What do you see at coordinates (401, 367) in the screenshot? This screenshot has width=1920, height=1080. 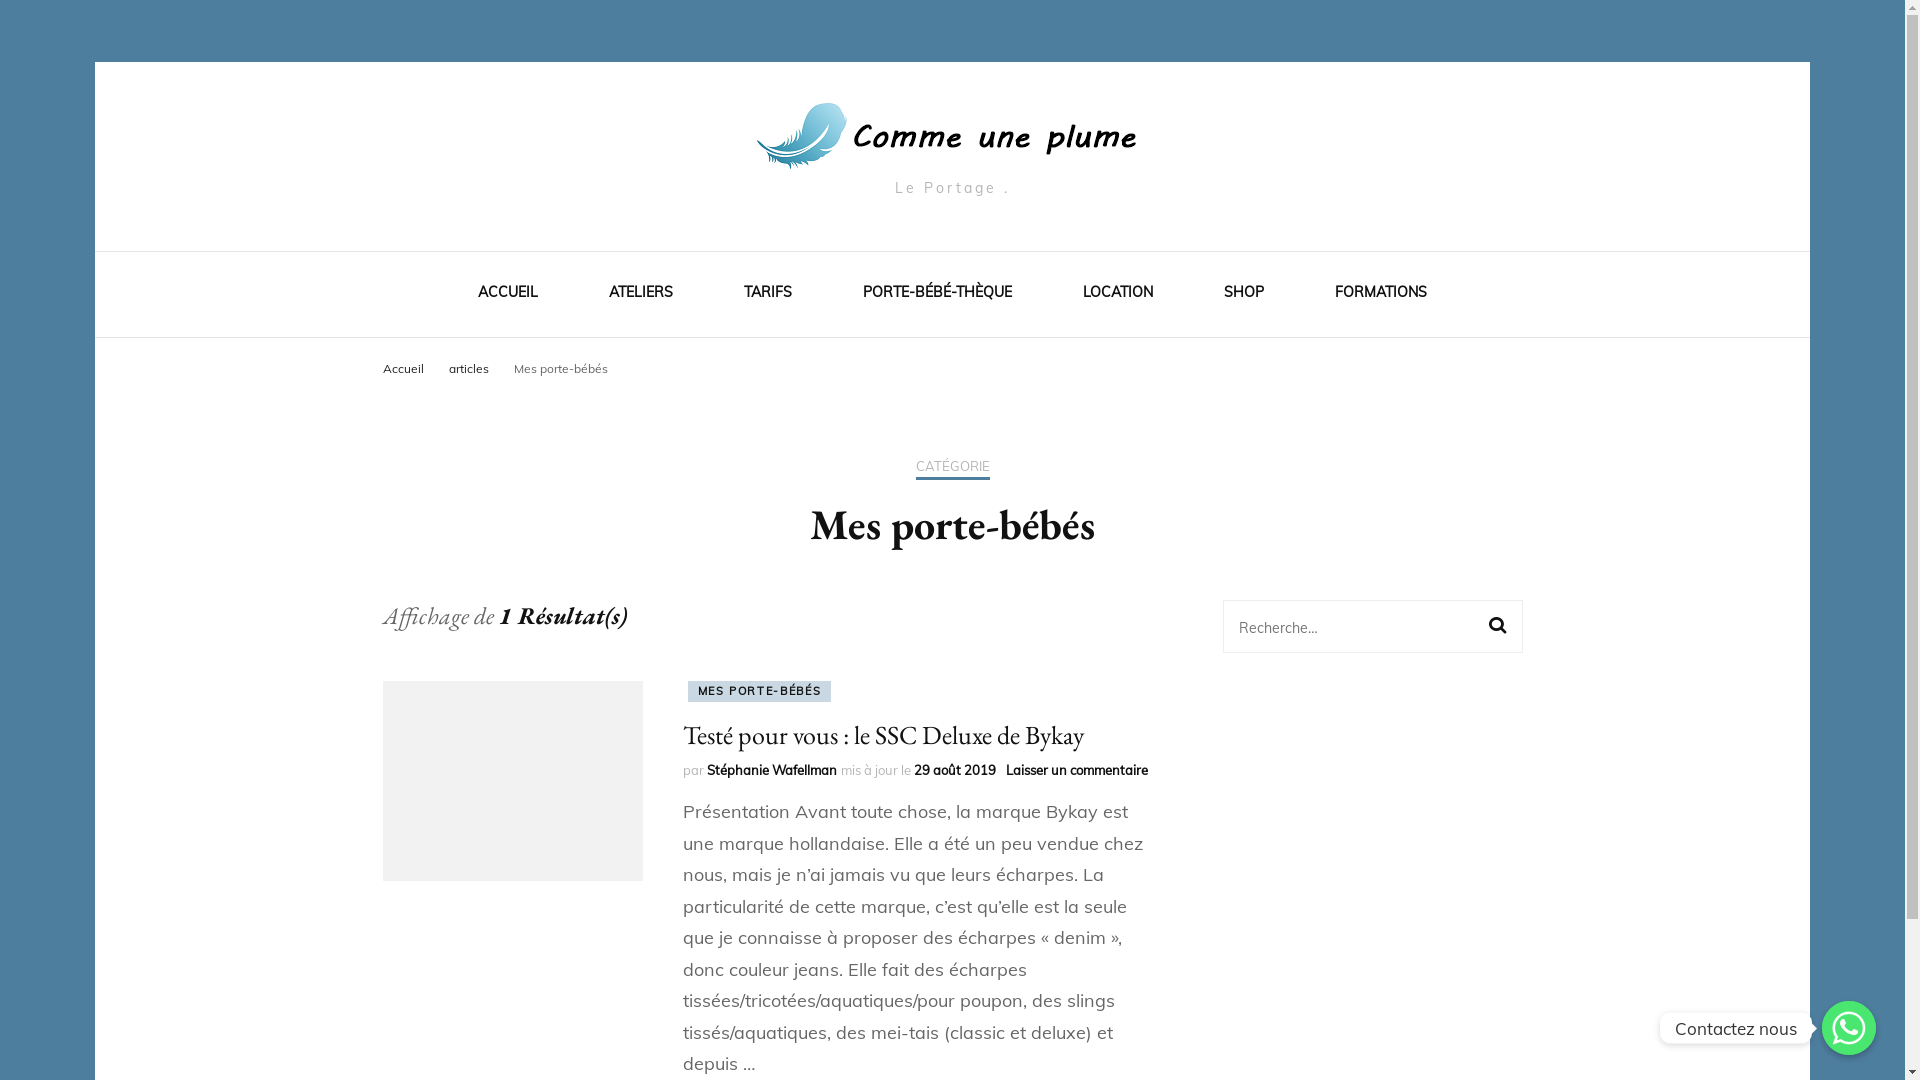 I see `'Accueil'` at bounding box center [401, 367].